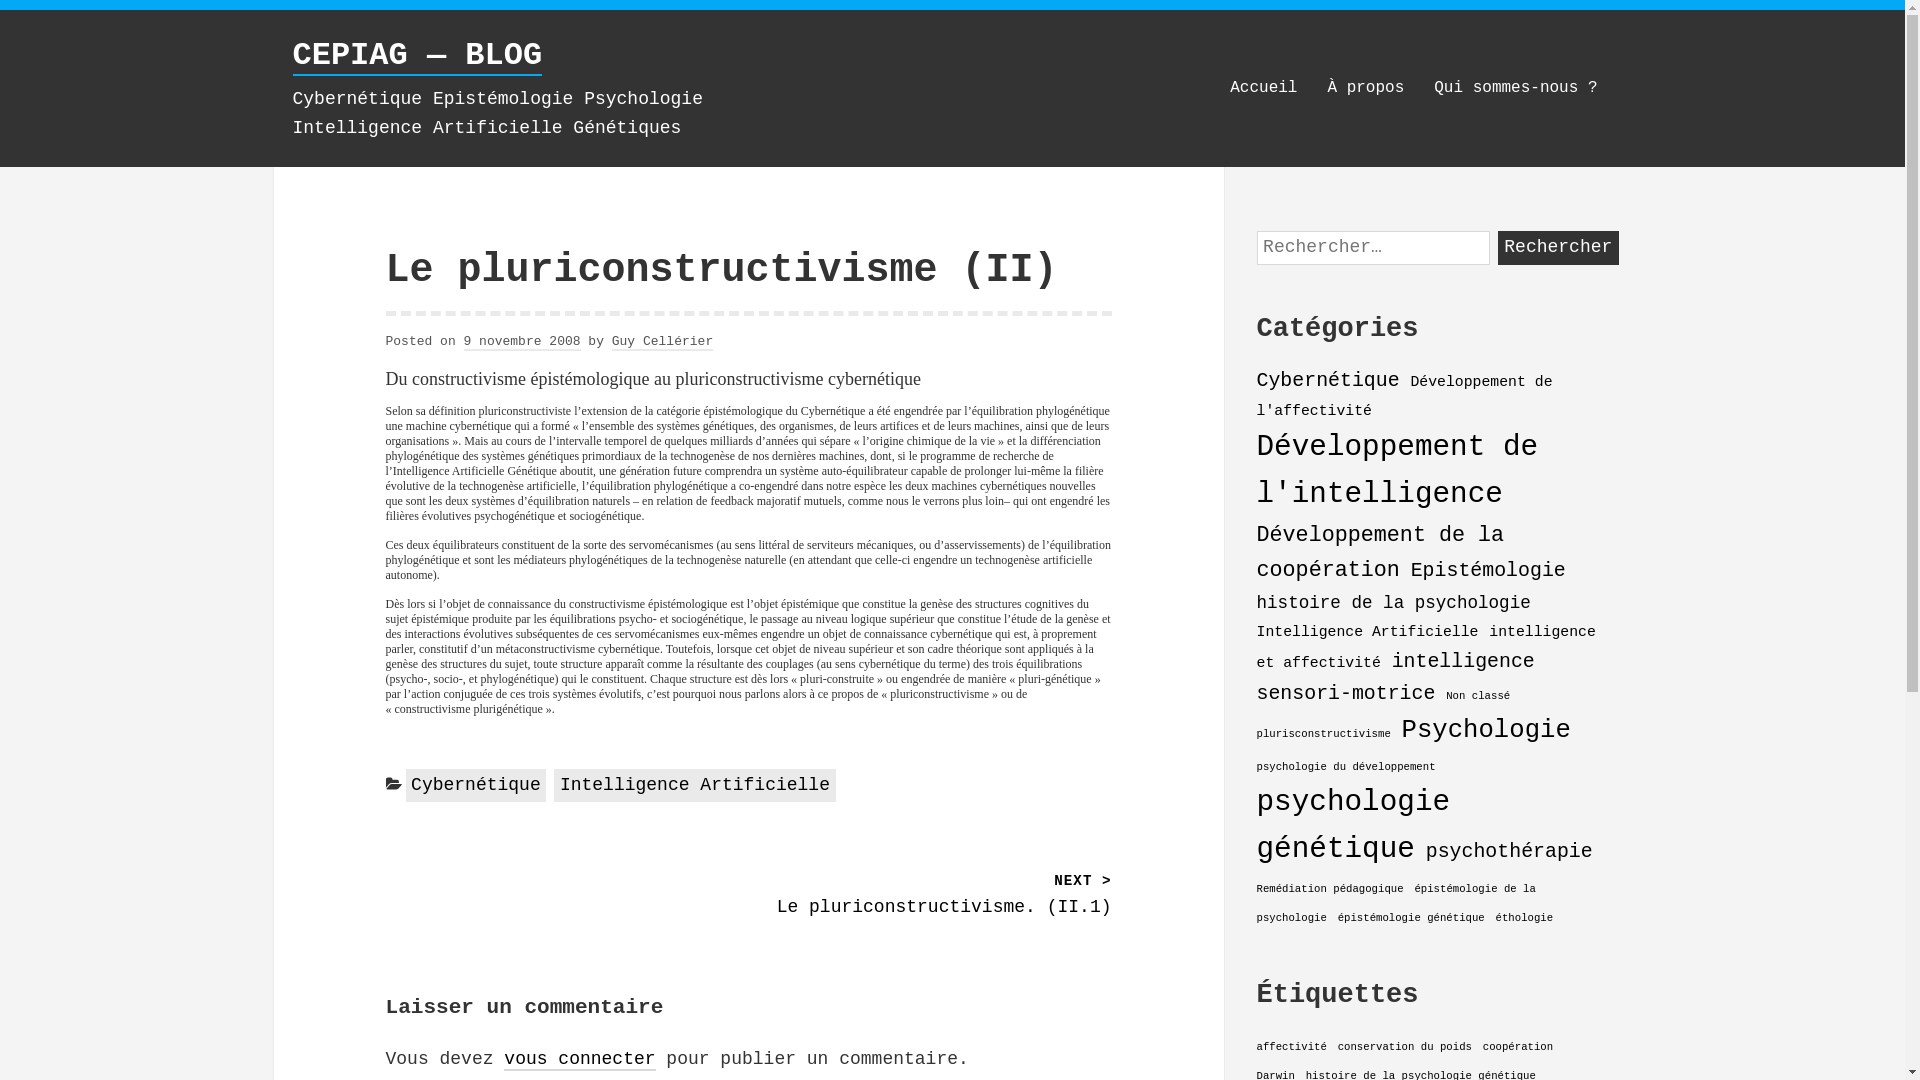 The image size is (1920, 1080). Describe the element at coordinates (1515, 87) in the screenshot. I see `'Qui sommes-nous ?'` at that location.